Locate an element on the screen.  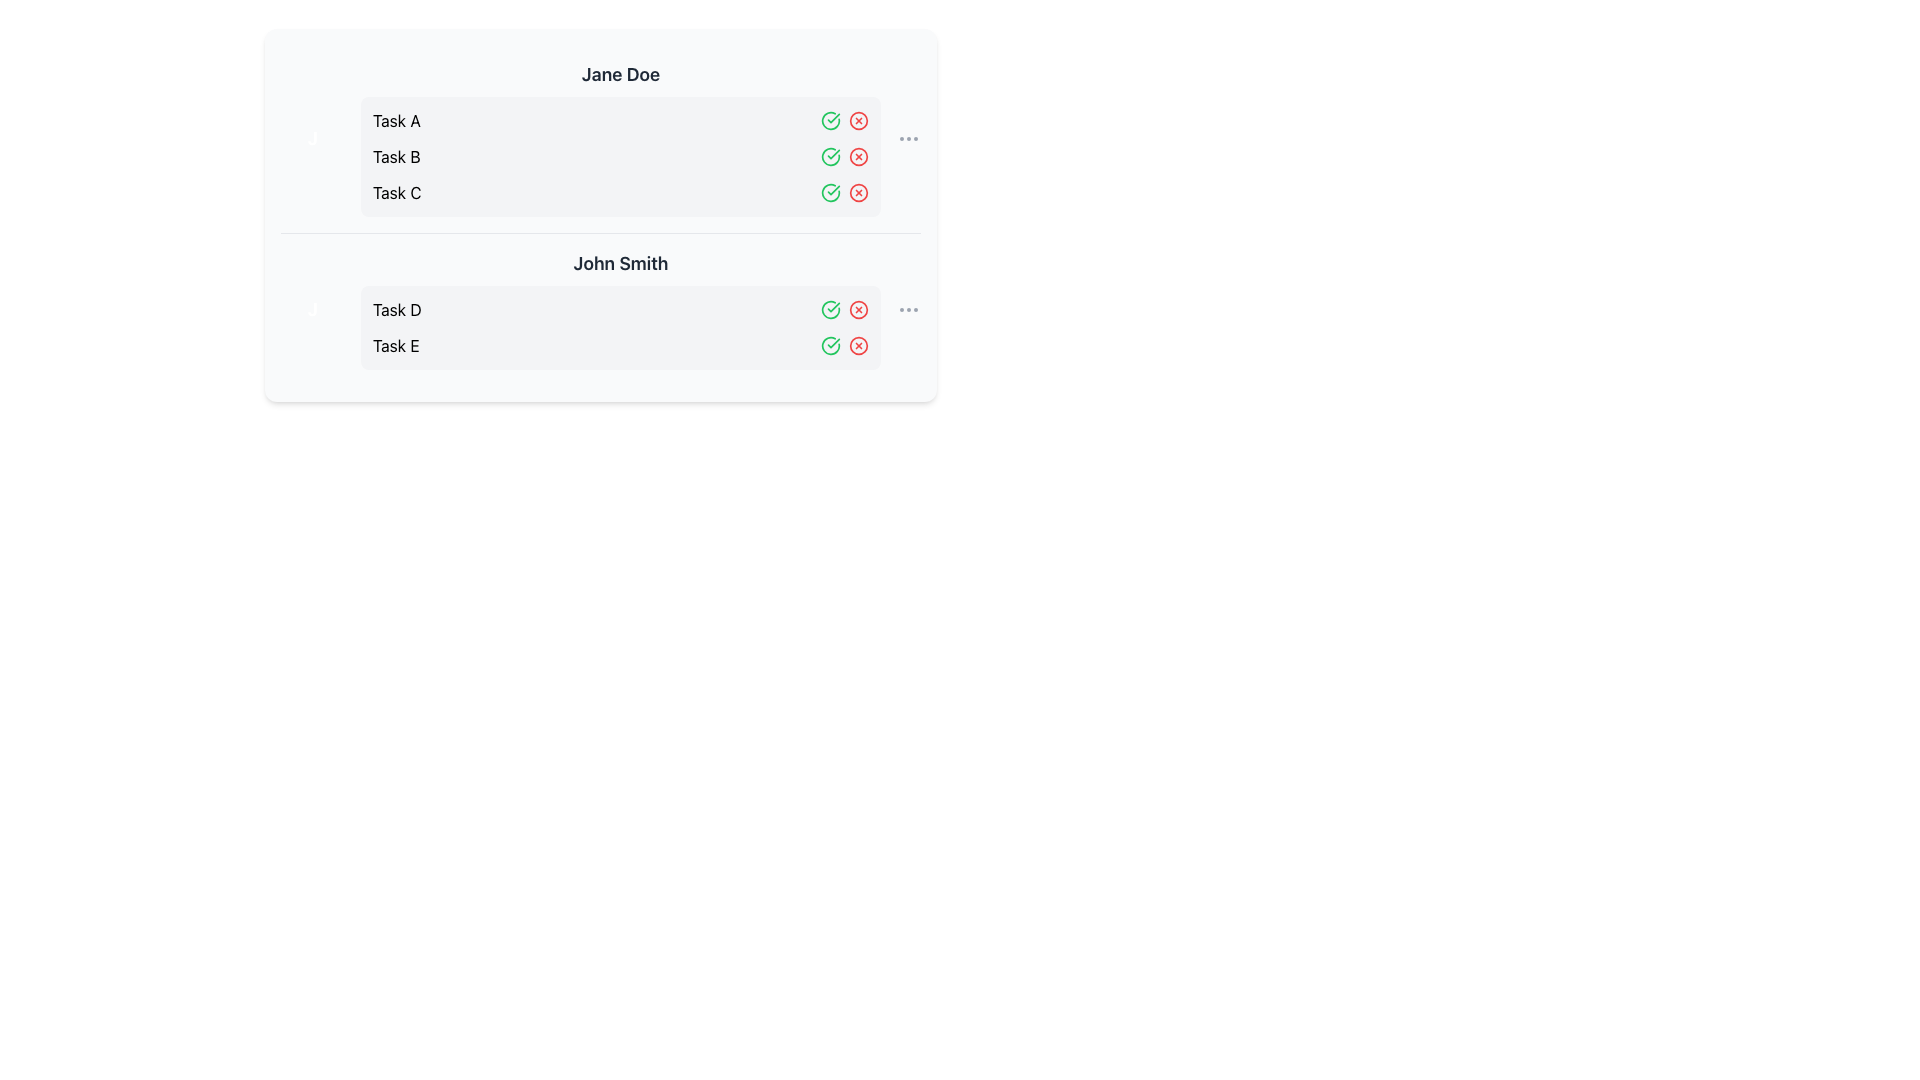
the green circular icon with a checkmark to mark the task as complete is located at coordinates (830, 120).